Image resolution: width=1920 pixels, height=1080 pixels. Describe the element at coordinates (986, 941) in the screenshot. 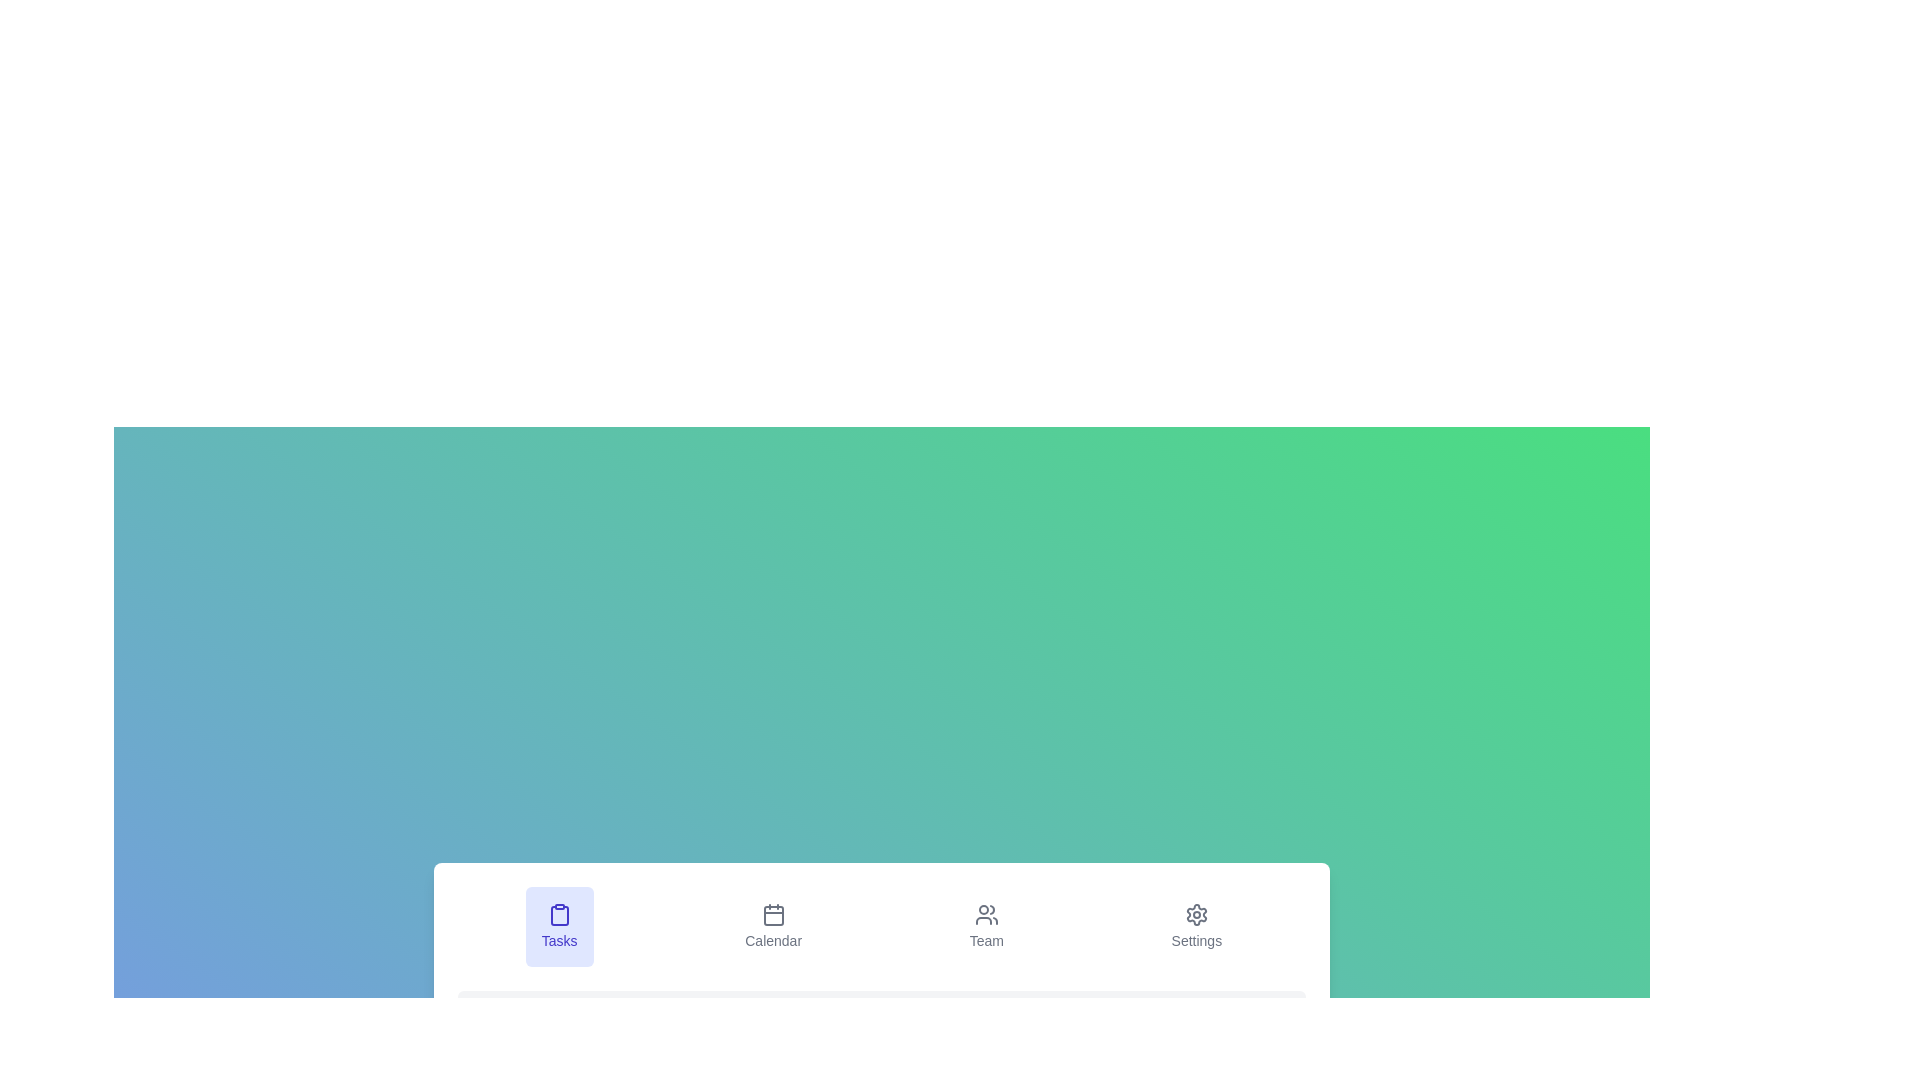

I see `the 'Team' static text label, which serves as a navigation option in the bottom horizontal navigation bar` at that location.